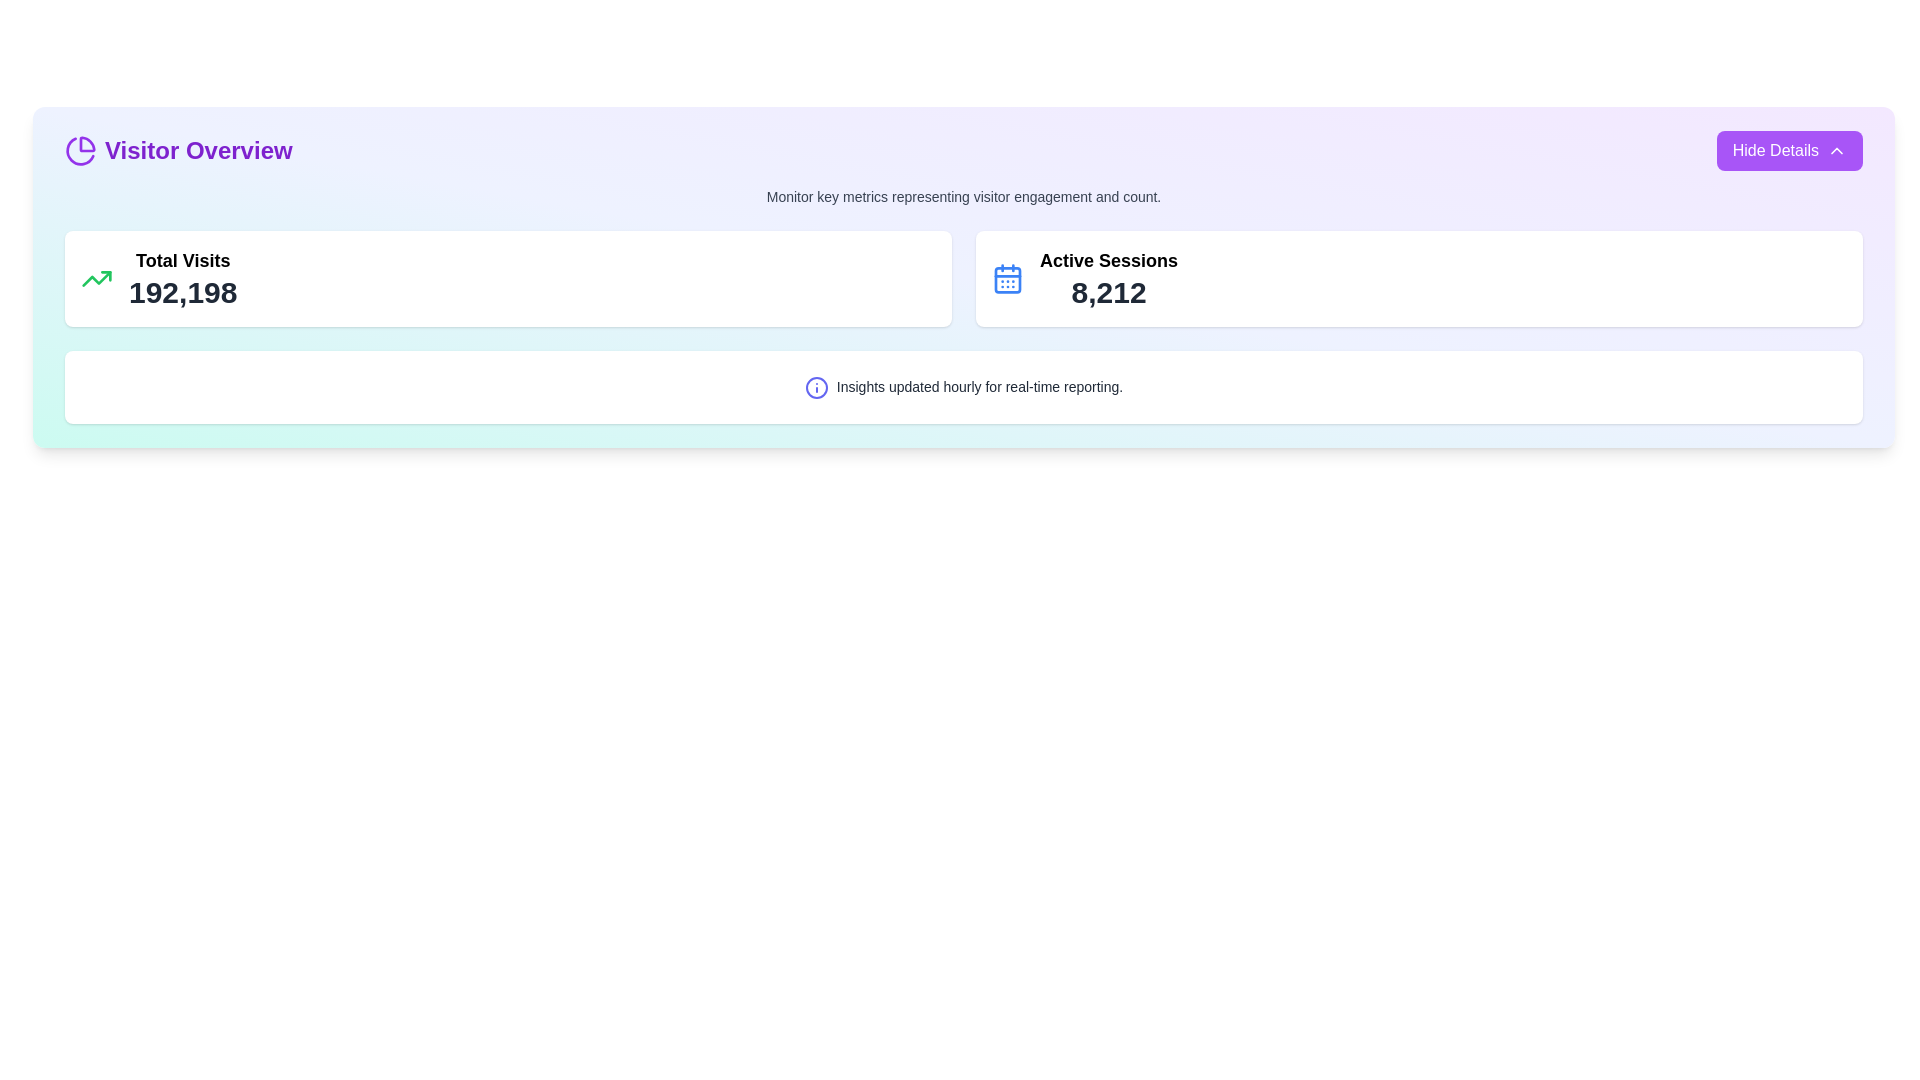 Image resolution: width=1920 pixels, height=1080 pixels. I want to click on value displayed in the bold numeric text '8,212' under the label 'Active Sessions' in the metrics display card, so click(1107, 293).